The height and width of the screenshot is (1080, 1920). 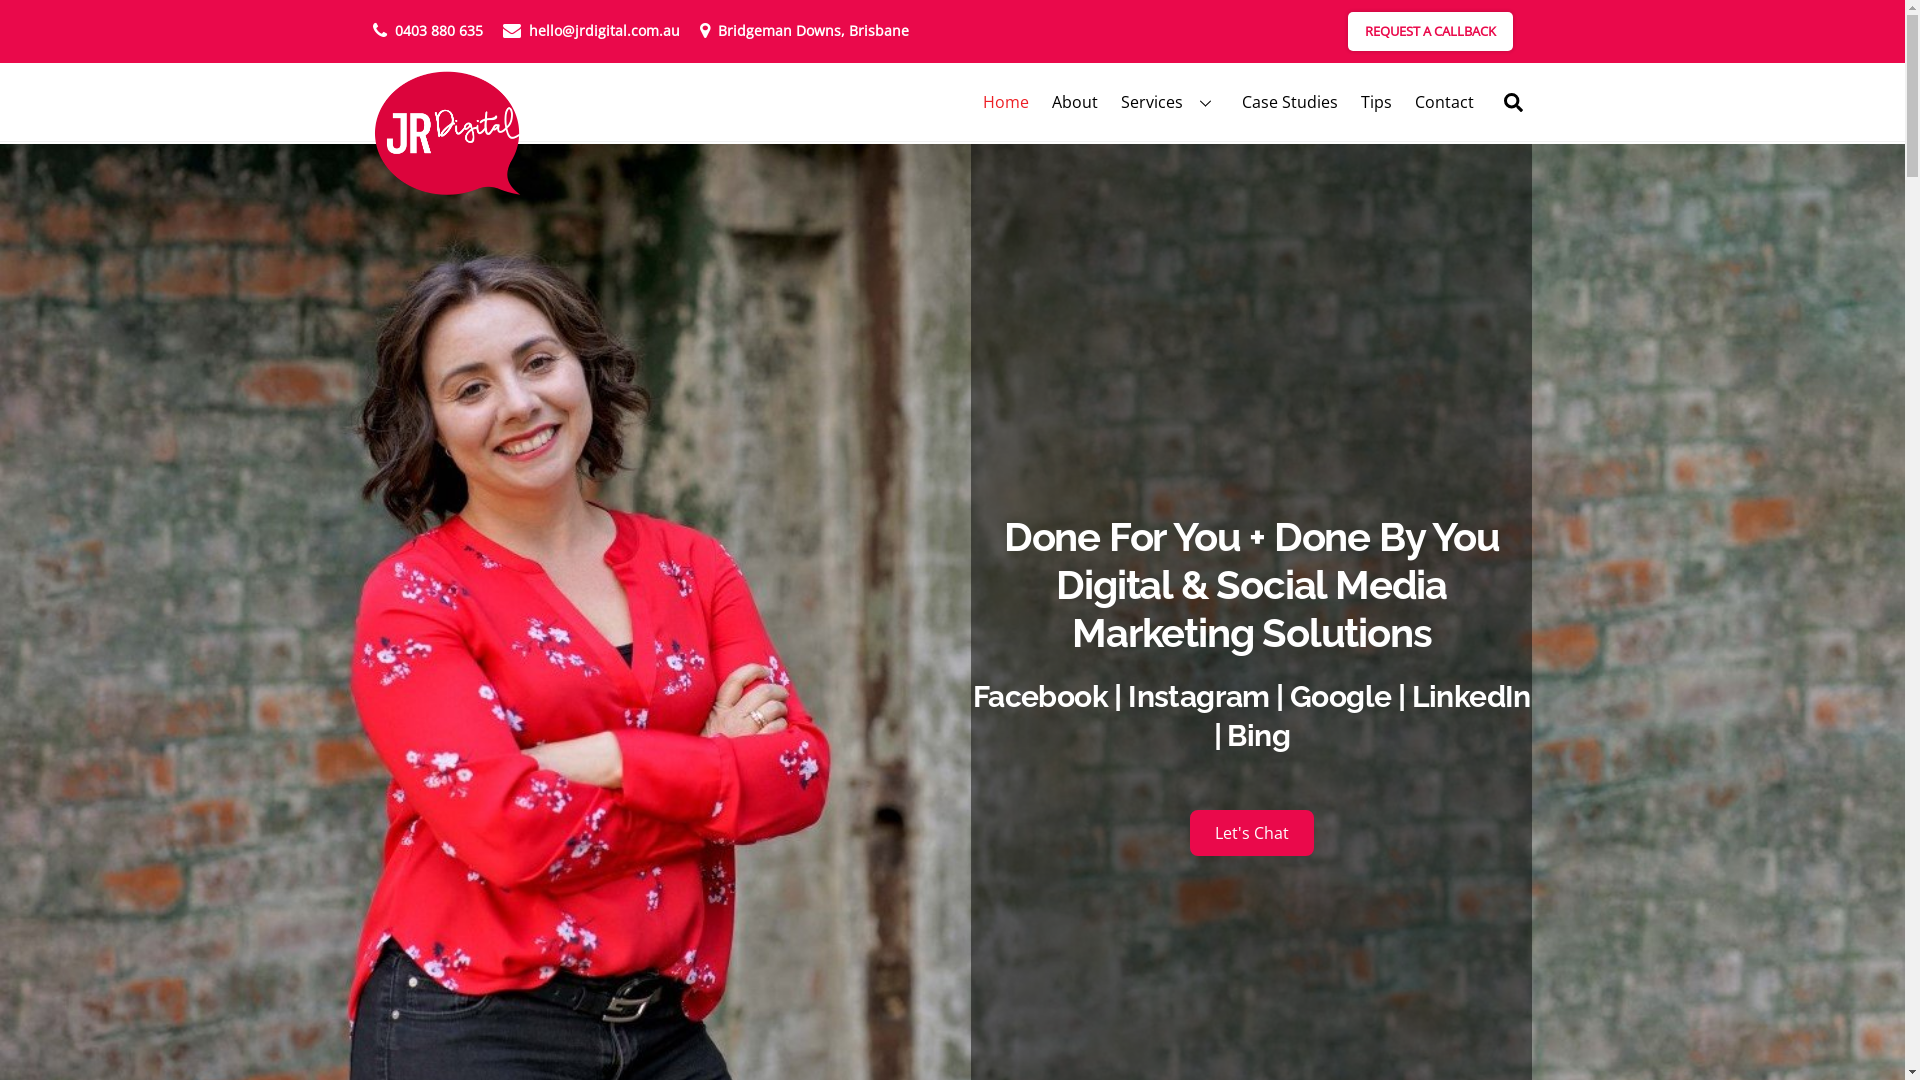 I want to click on 'Bridgeman Downs, Brisbane', so click(x=804, y=30).